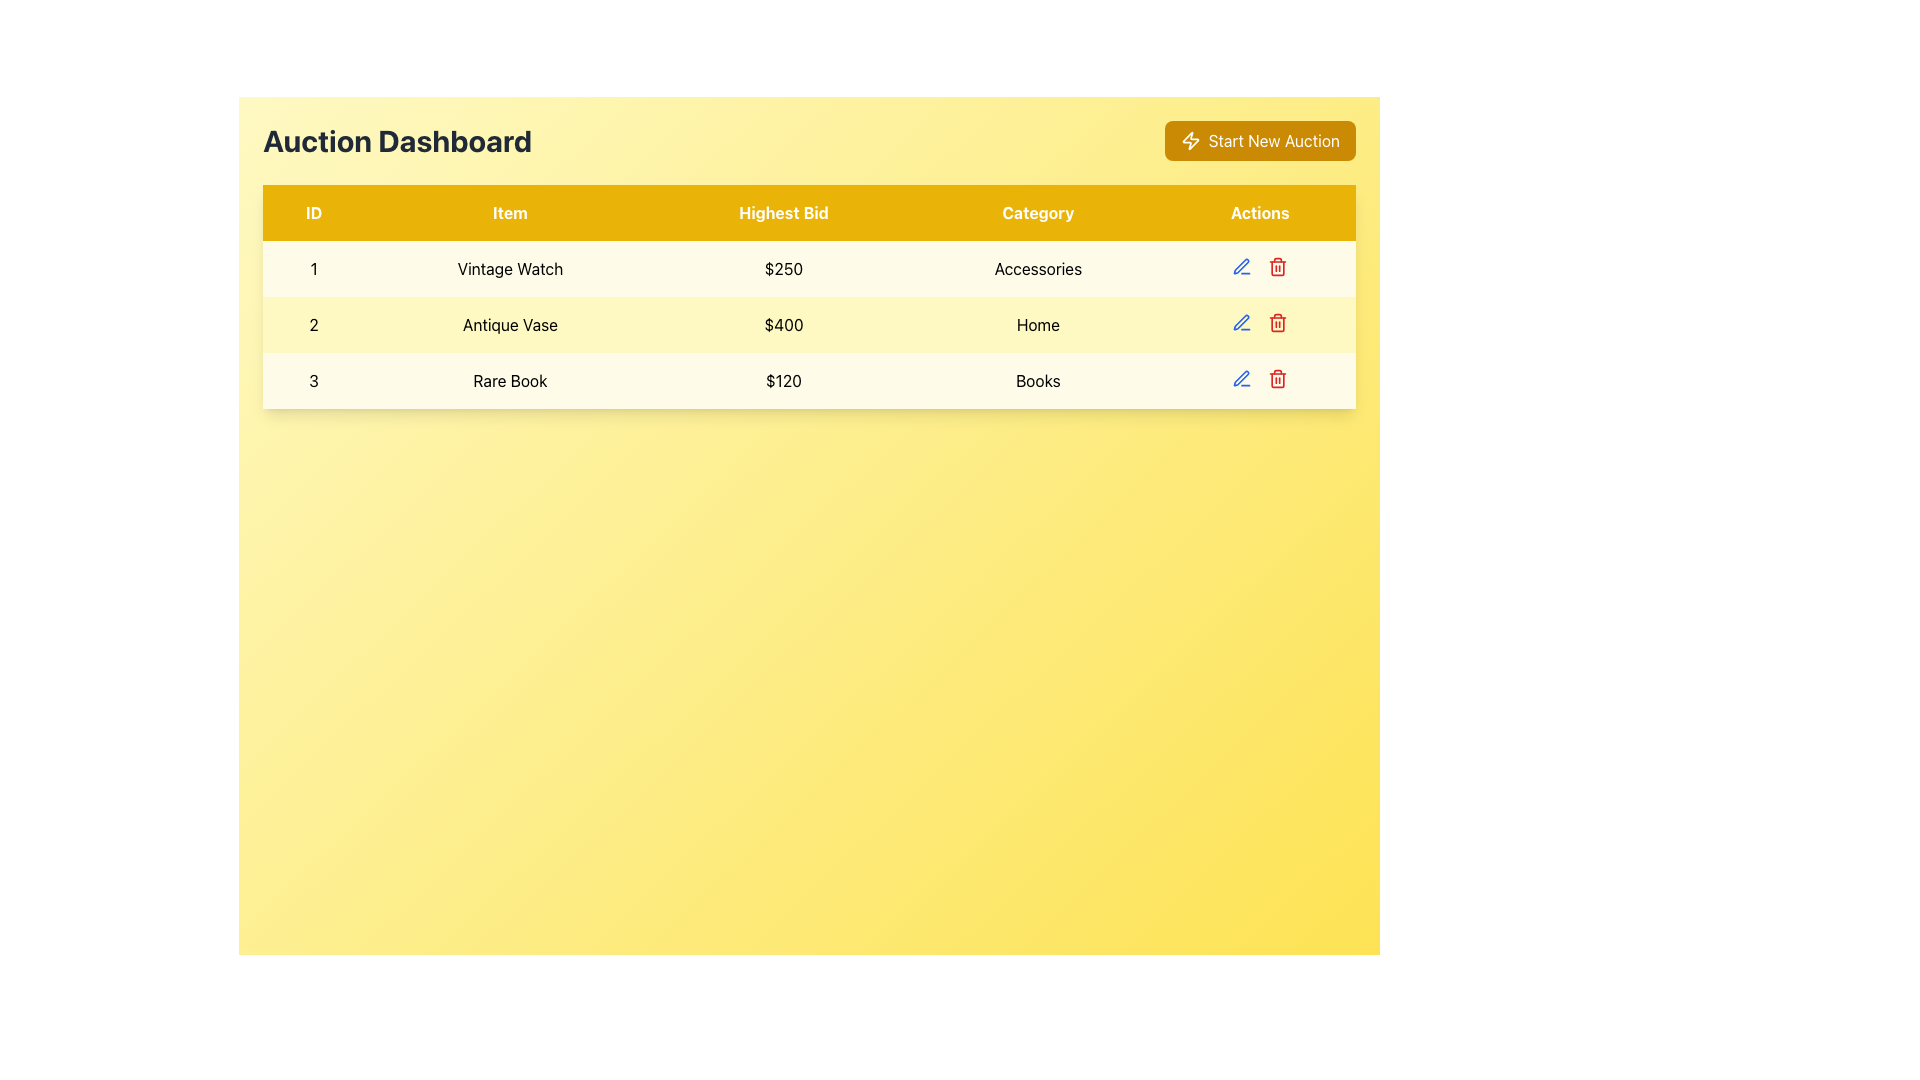 This screenshot has height=1080, width=1920. Describe the element at coordinates (1038, 268) in the screenshot. I see `the 'Accessories' text label in the first row of the 'Category' column for the item 'Vintage Watch'` at that location.